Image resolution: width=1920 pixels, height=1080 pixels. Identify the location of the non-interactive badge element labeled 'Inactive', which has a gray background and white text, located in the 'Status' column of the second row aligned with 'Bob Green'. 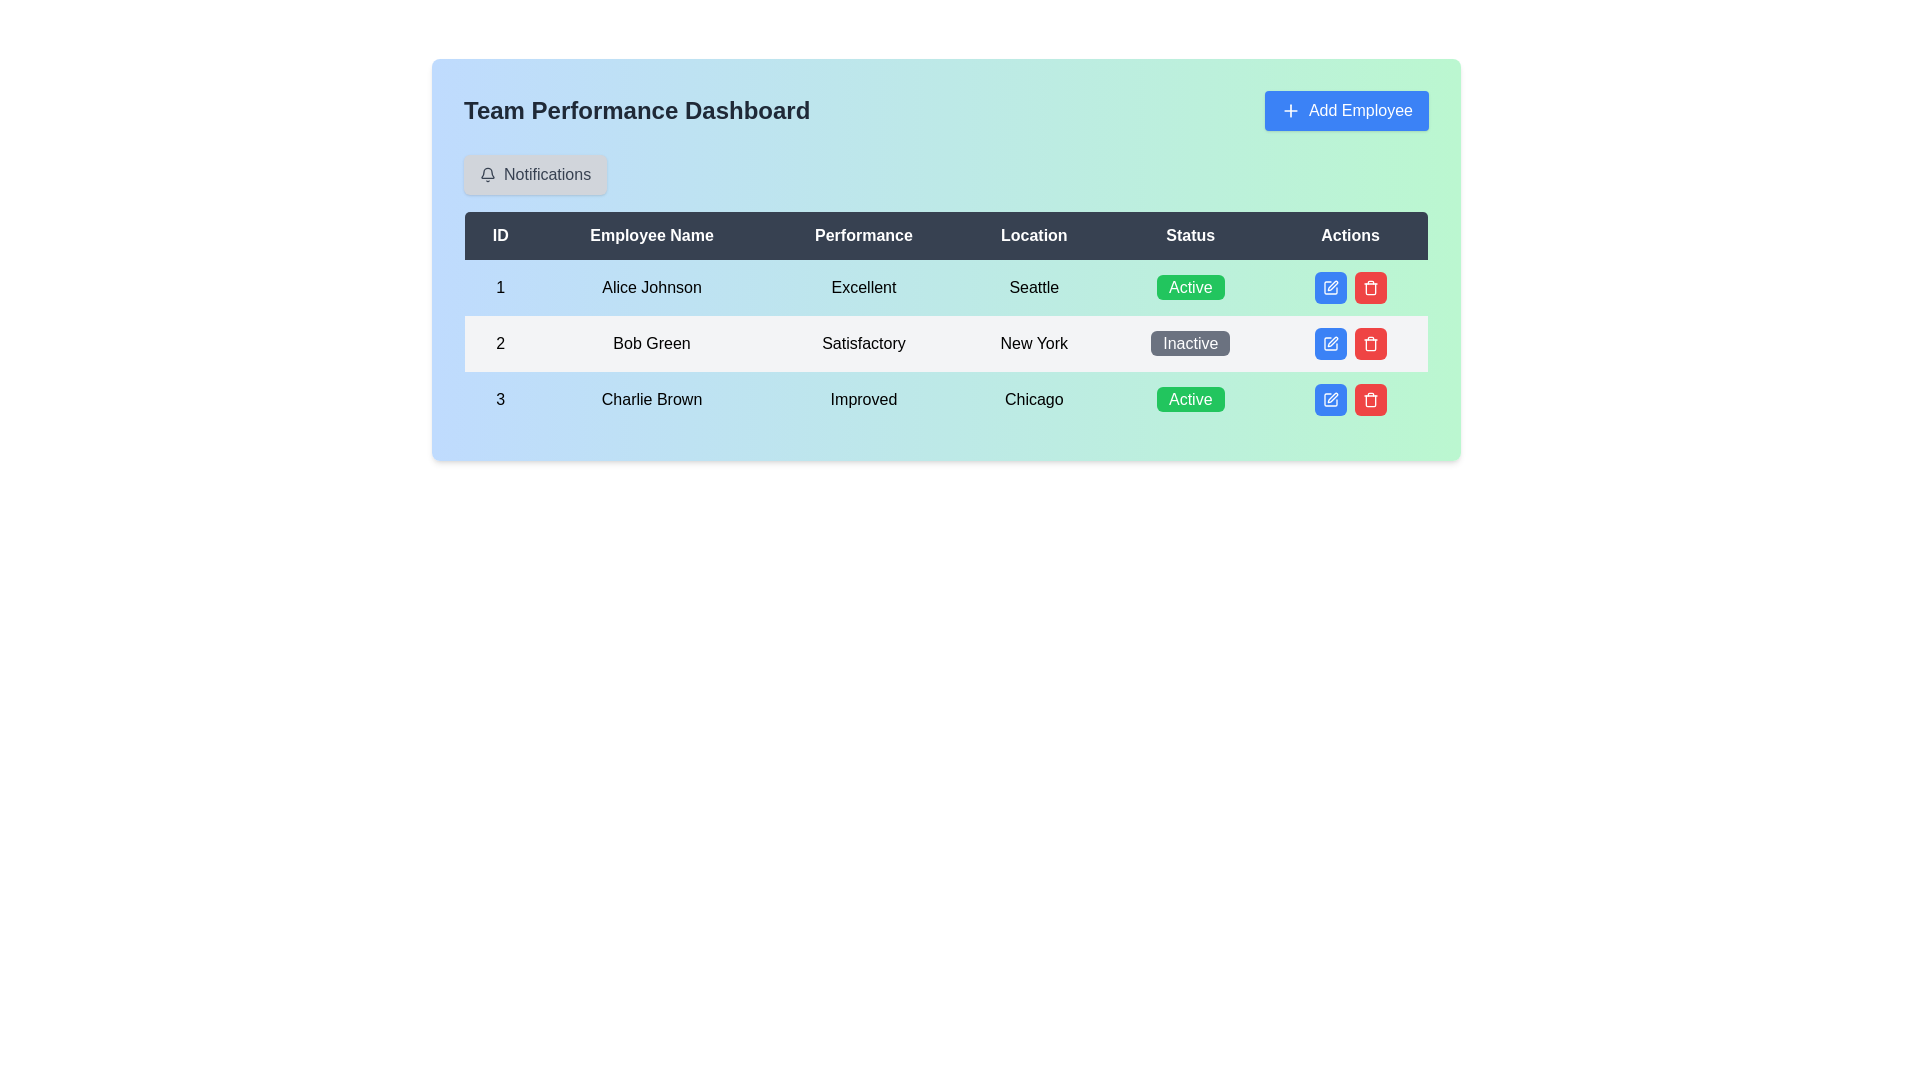
(1190, 342).